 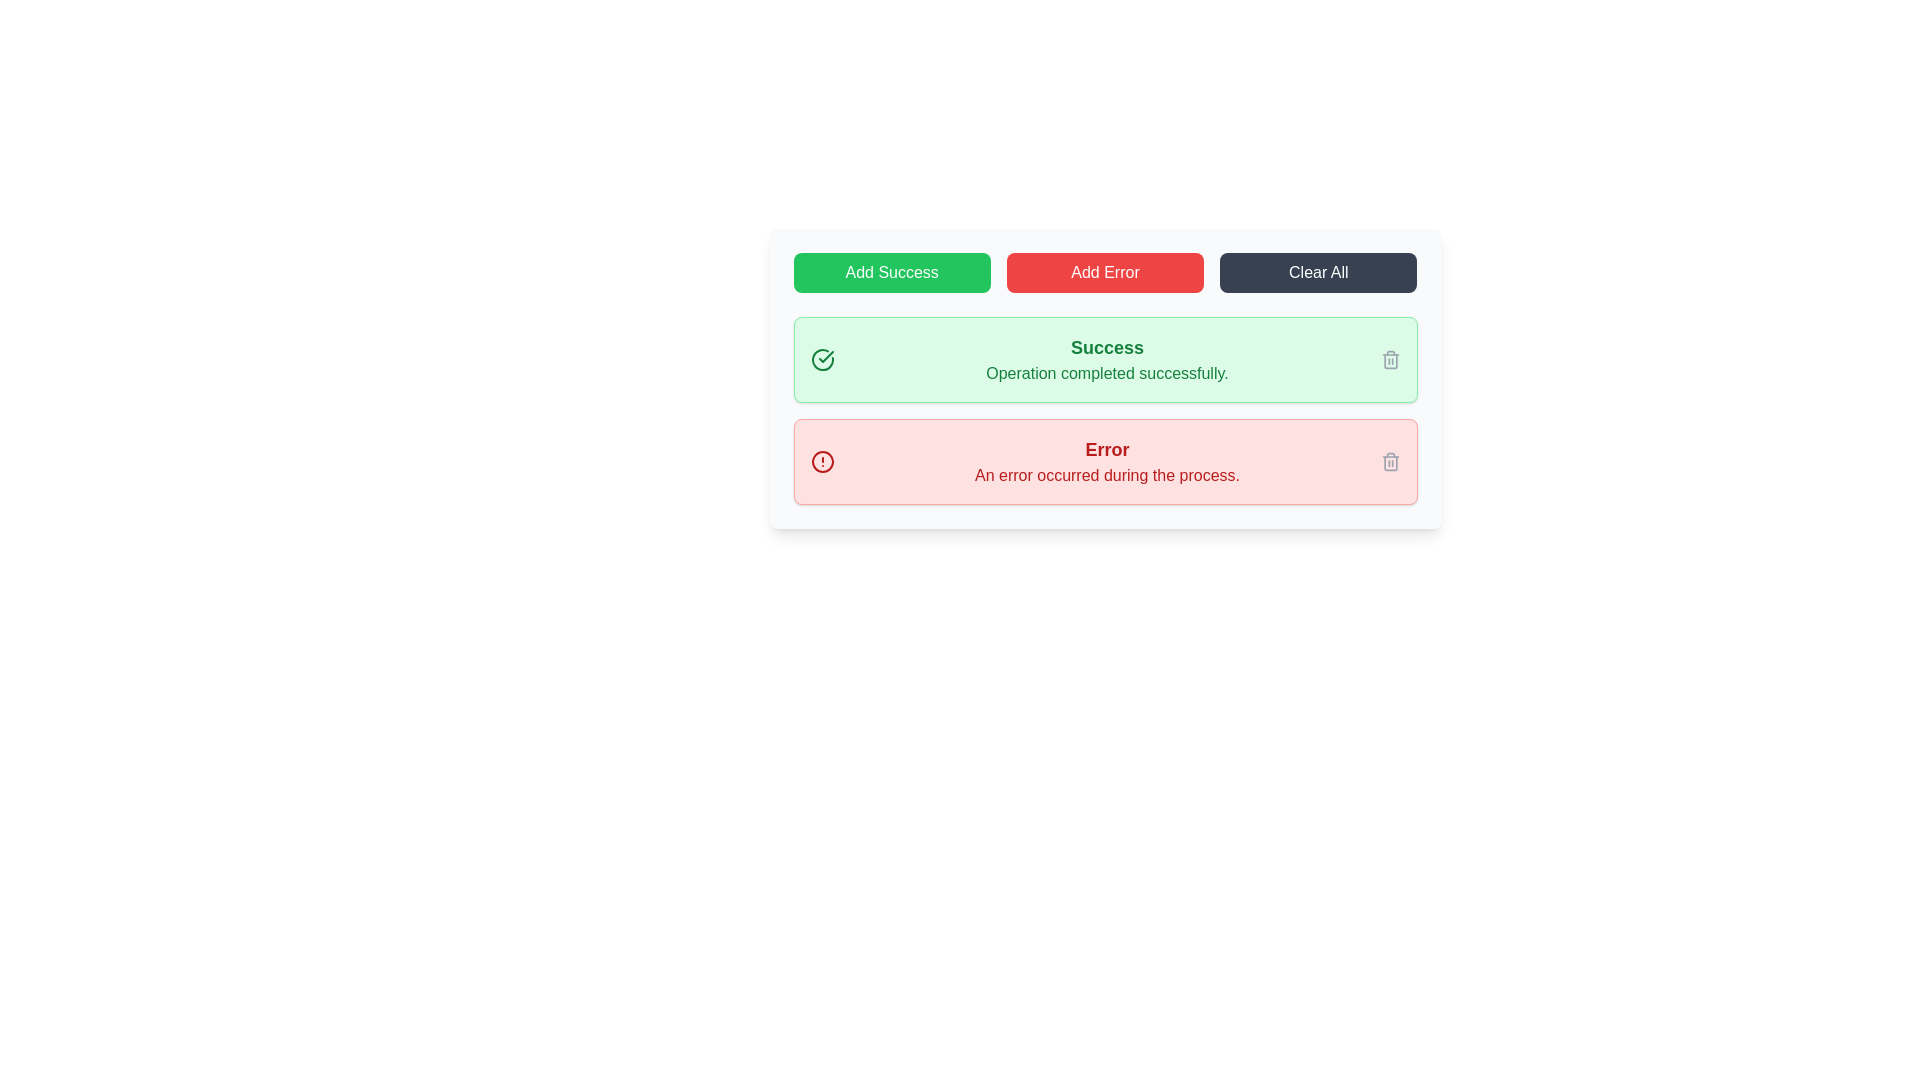 What do you see at coordinates (1104, 273) in the screenshot?
I see `the red rectangular button labeled 'Add Error'` at bounding box center [1104, 273].